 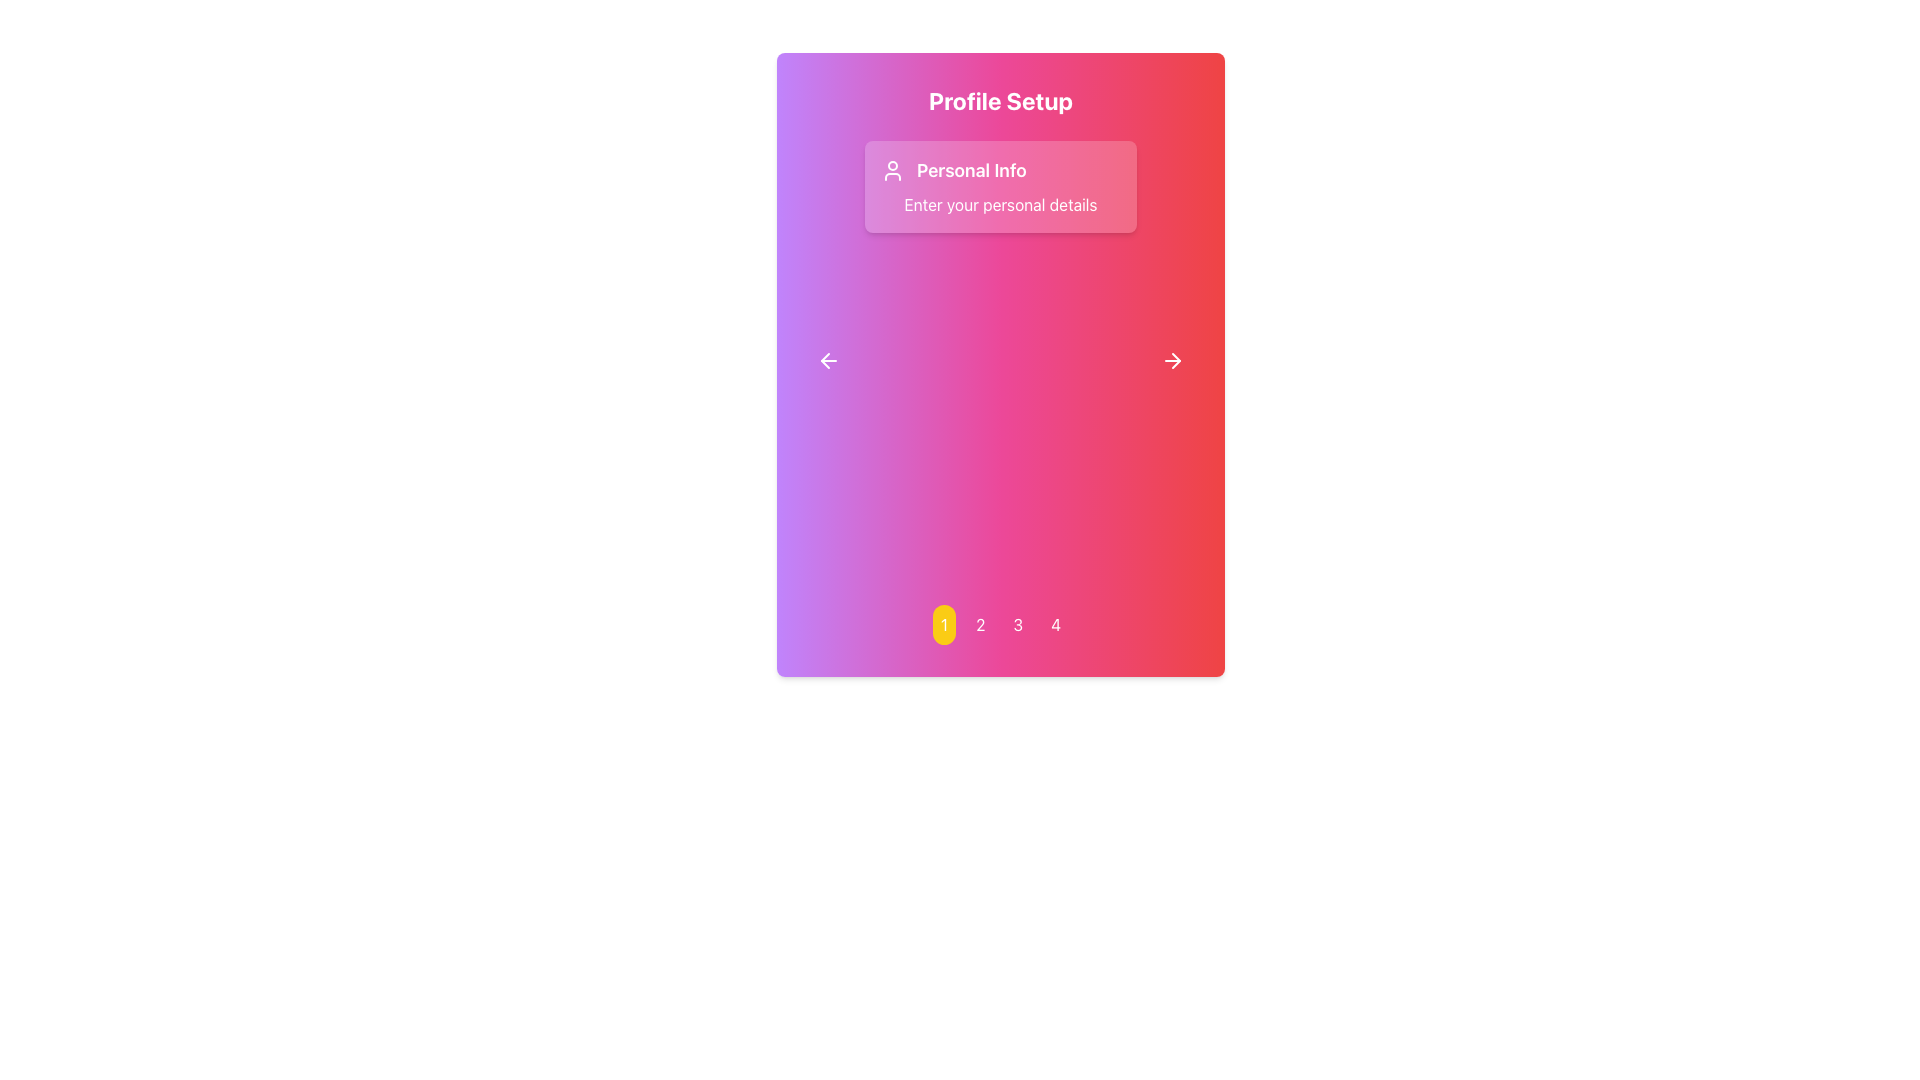 I want to click on the highlighted step number in the Progress indicator located at the bottom of the card, so click(x=1001, y=623).